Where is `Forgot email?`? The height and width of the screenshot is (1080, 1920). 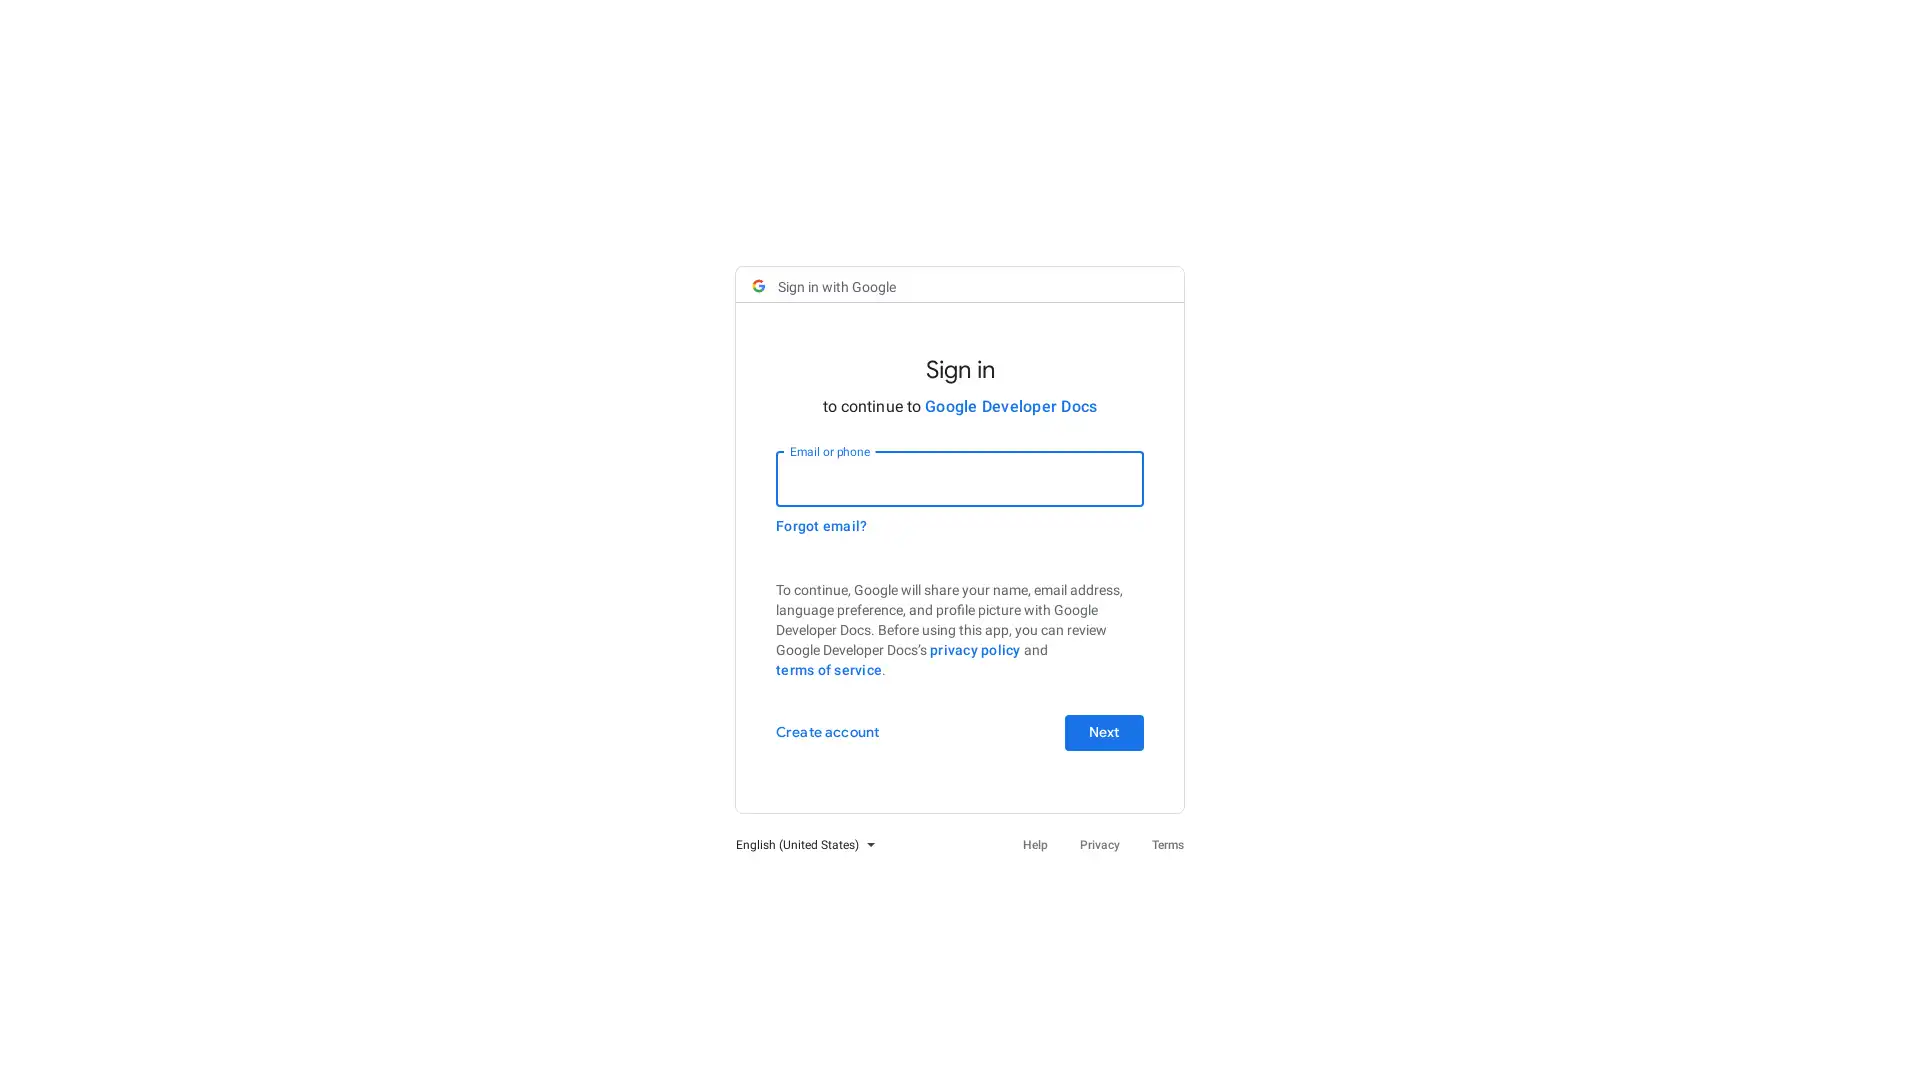 Forgot email? is located at coordinates (821, 524).